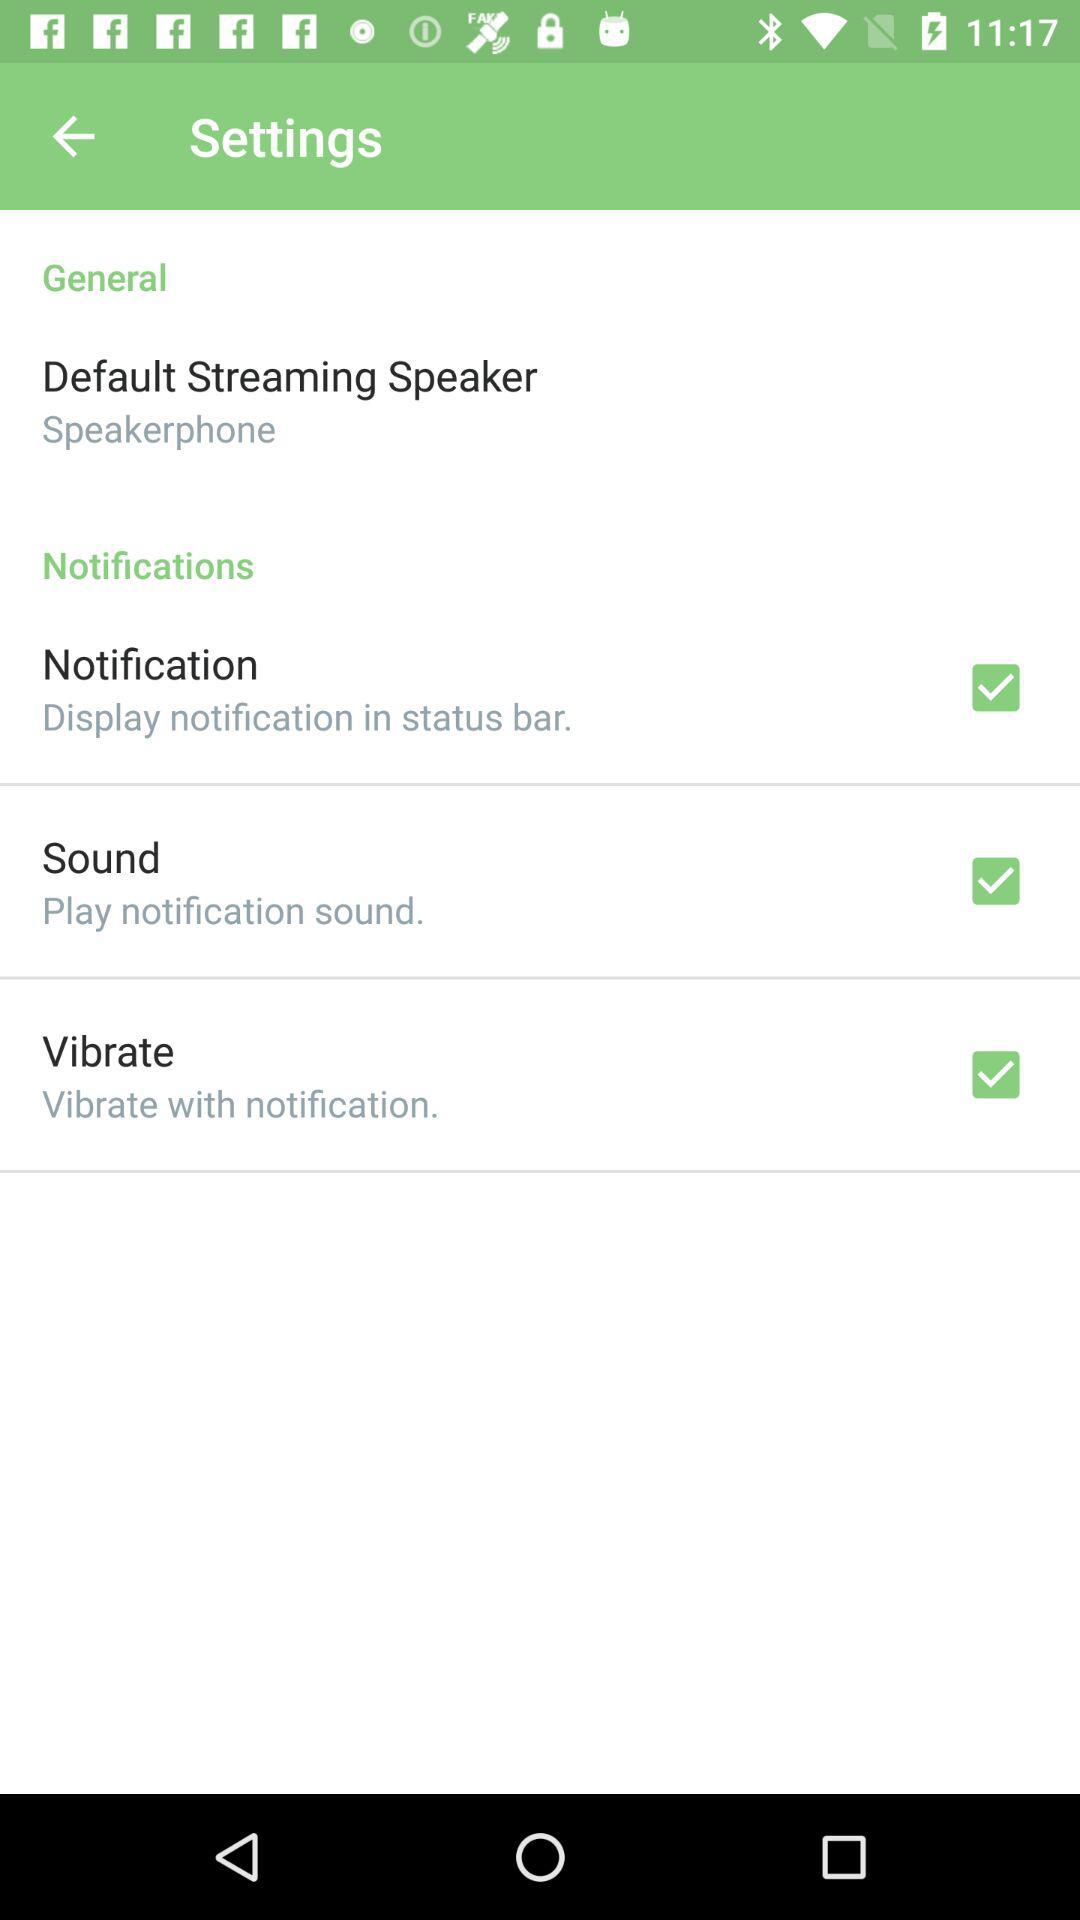 This screenshot has height=1920, width=1080. What do you see at coordinates (307, 716) in the screenshot?
I see `the icon above the sound icon` at bounding box center [307, 716].